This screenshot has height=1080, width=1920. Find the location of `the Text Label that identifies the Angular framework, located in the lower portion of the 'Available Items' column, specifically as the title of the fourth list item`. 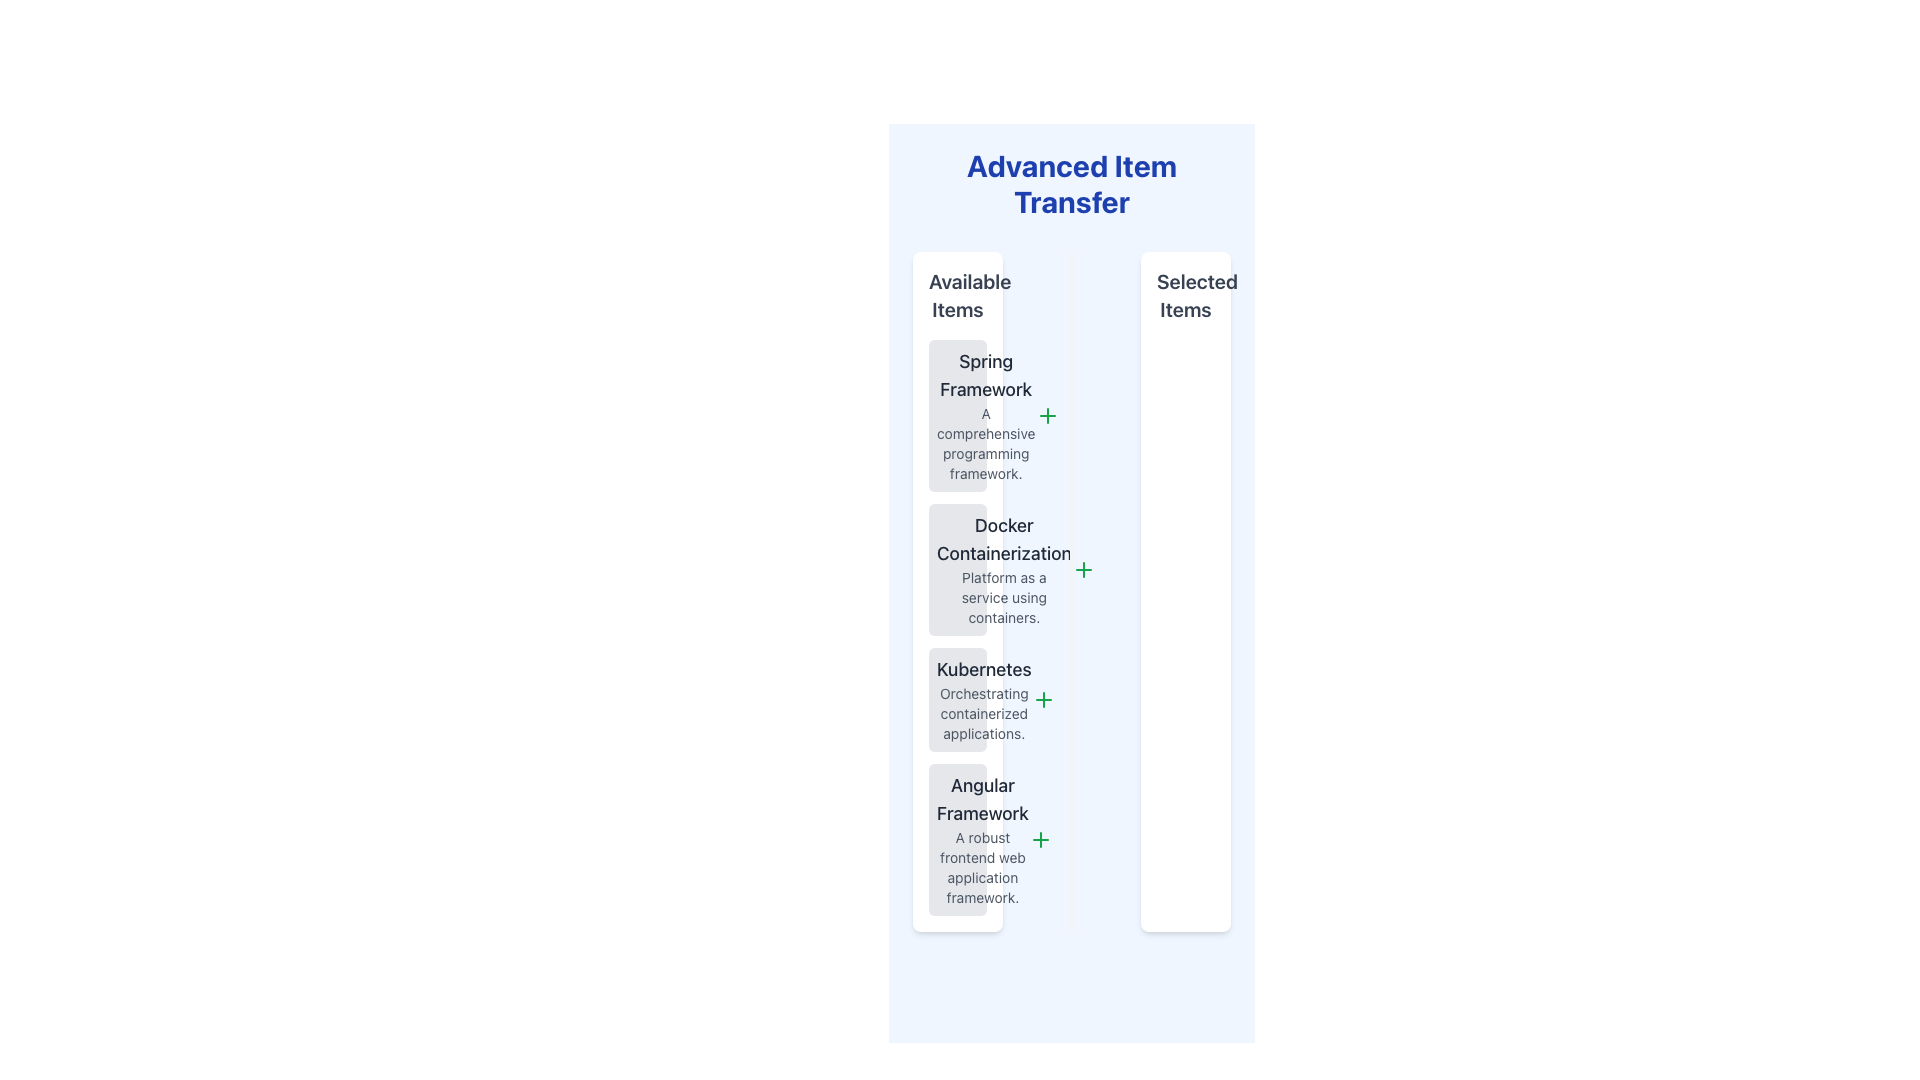

the Text Label that identifies the Angular framework, located in the lower portion of the 'Available Items' column, specifically as the title of the fourth list item is located at coordinates (983, 798).